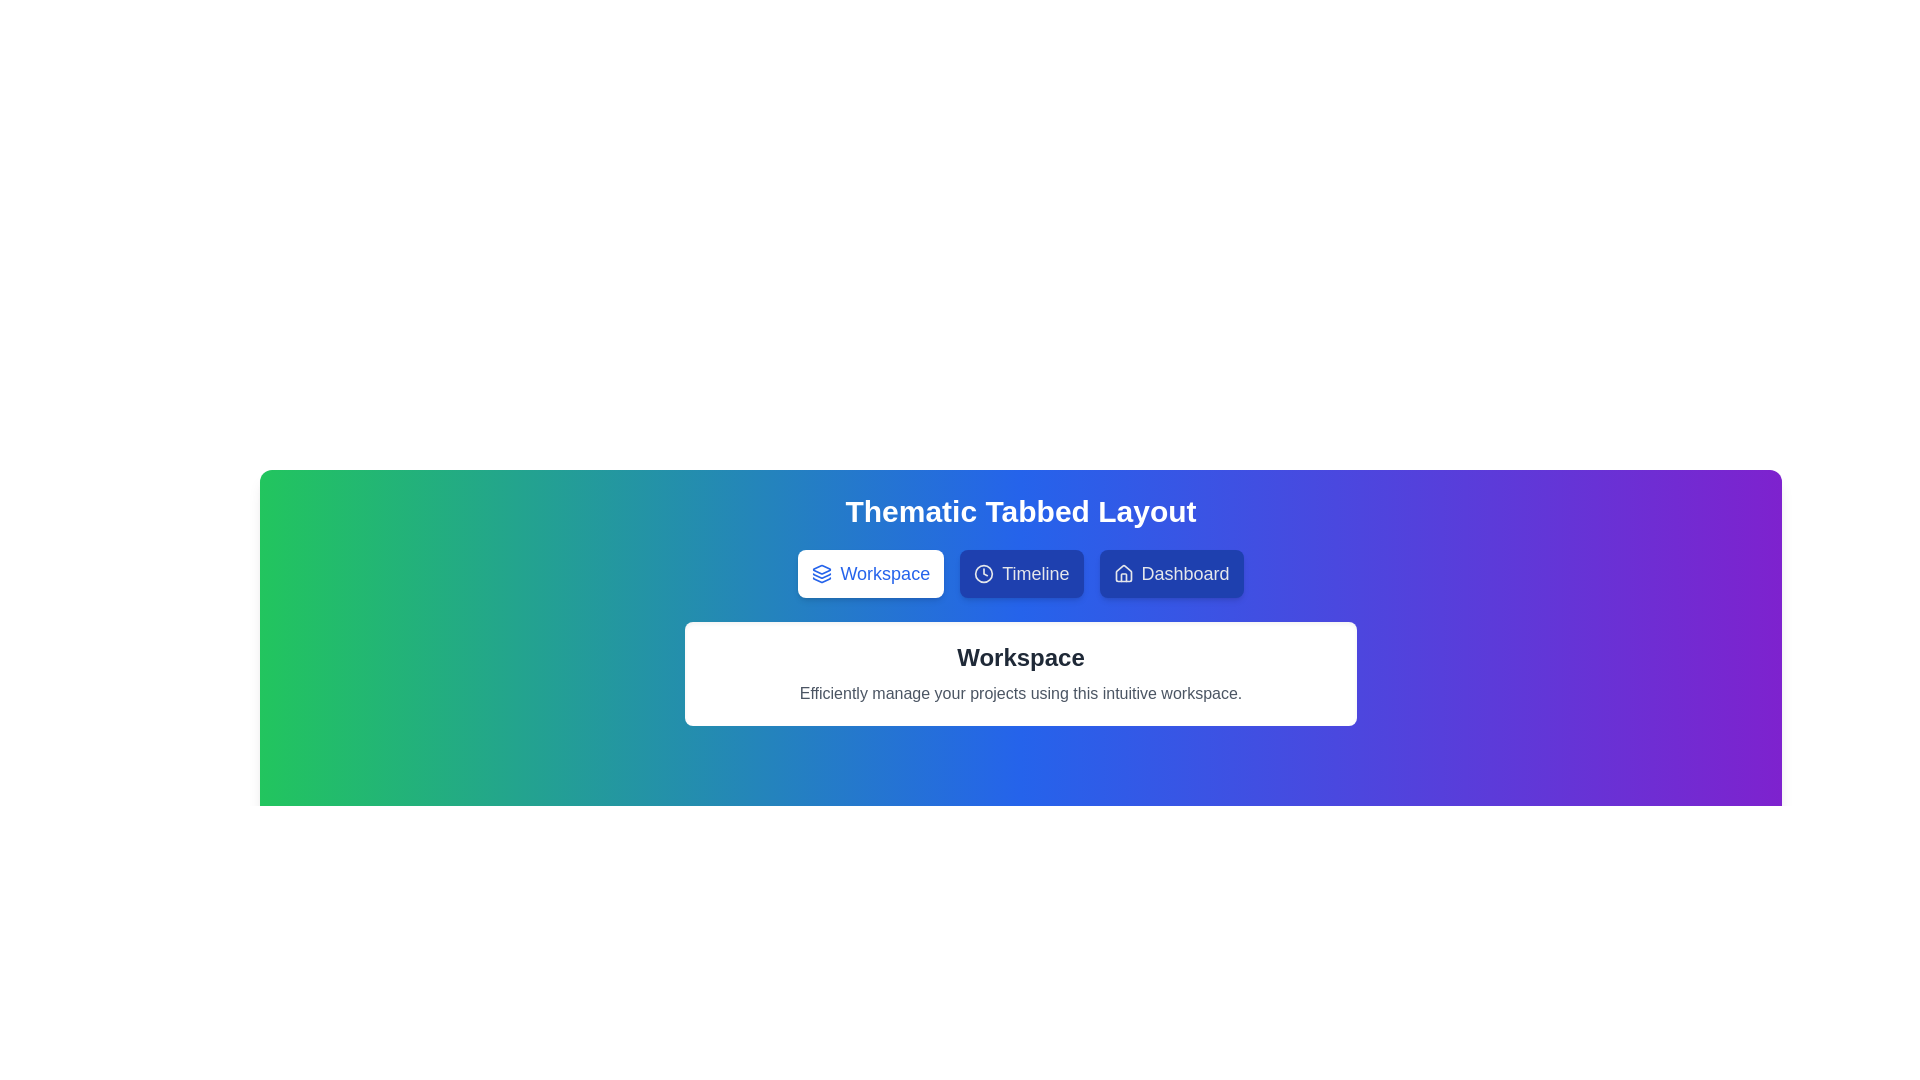  What do you see at coordinates (1021, 574) in the screenshot?
I see `the 'Timeline' navigation button to trigger a visual change` at bounding box center [1021, 574].